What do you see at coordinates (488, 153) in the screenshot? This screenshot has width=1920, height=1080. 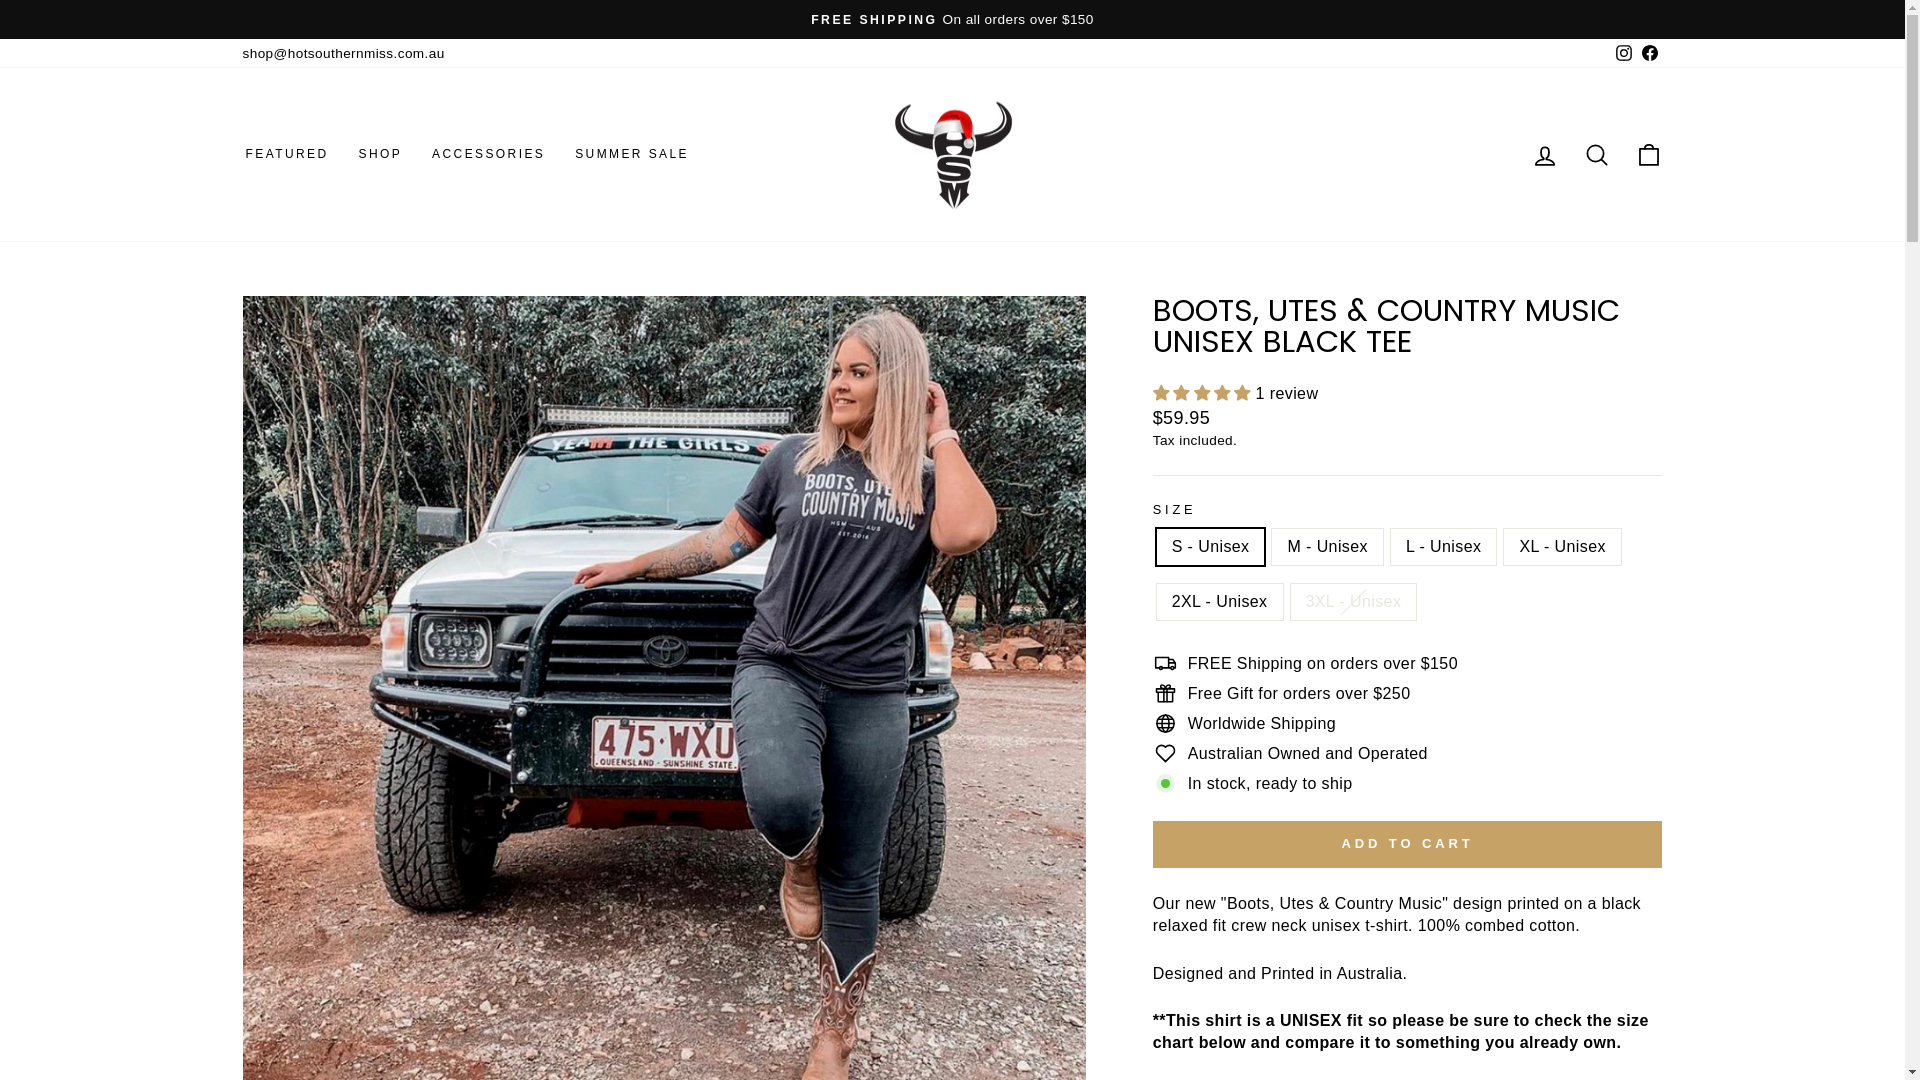 I see `'ACCESSORIES'` at bounding box center [488, 153].